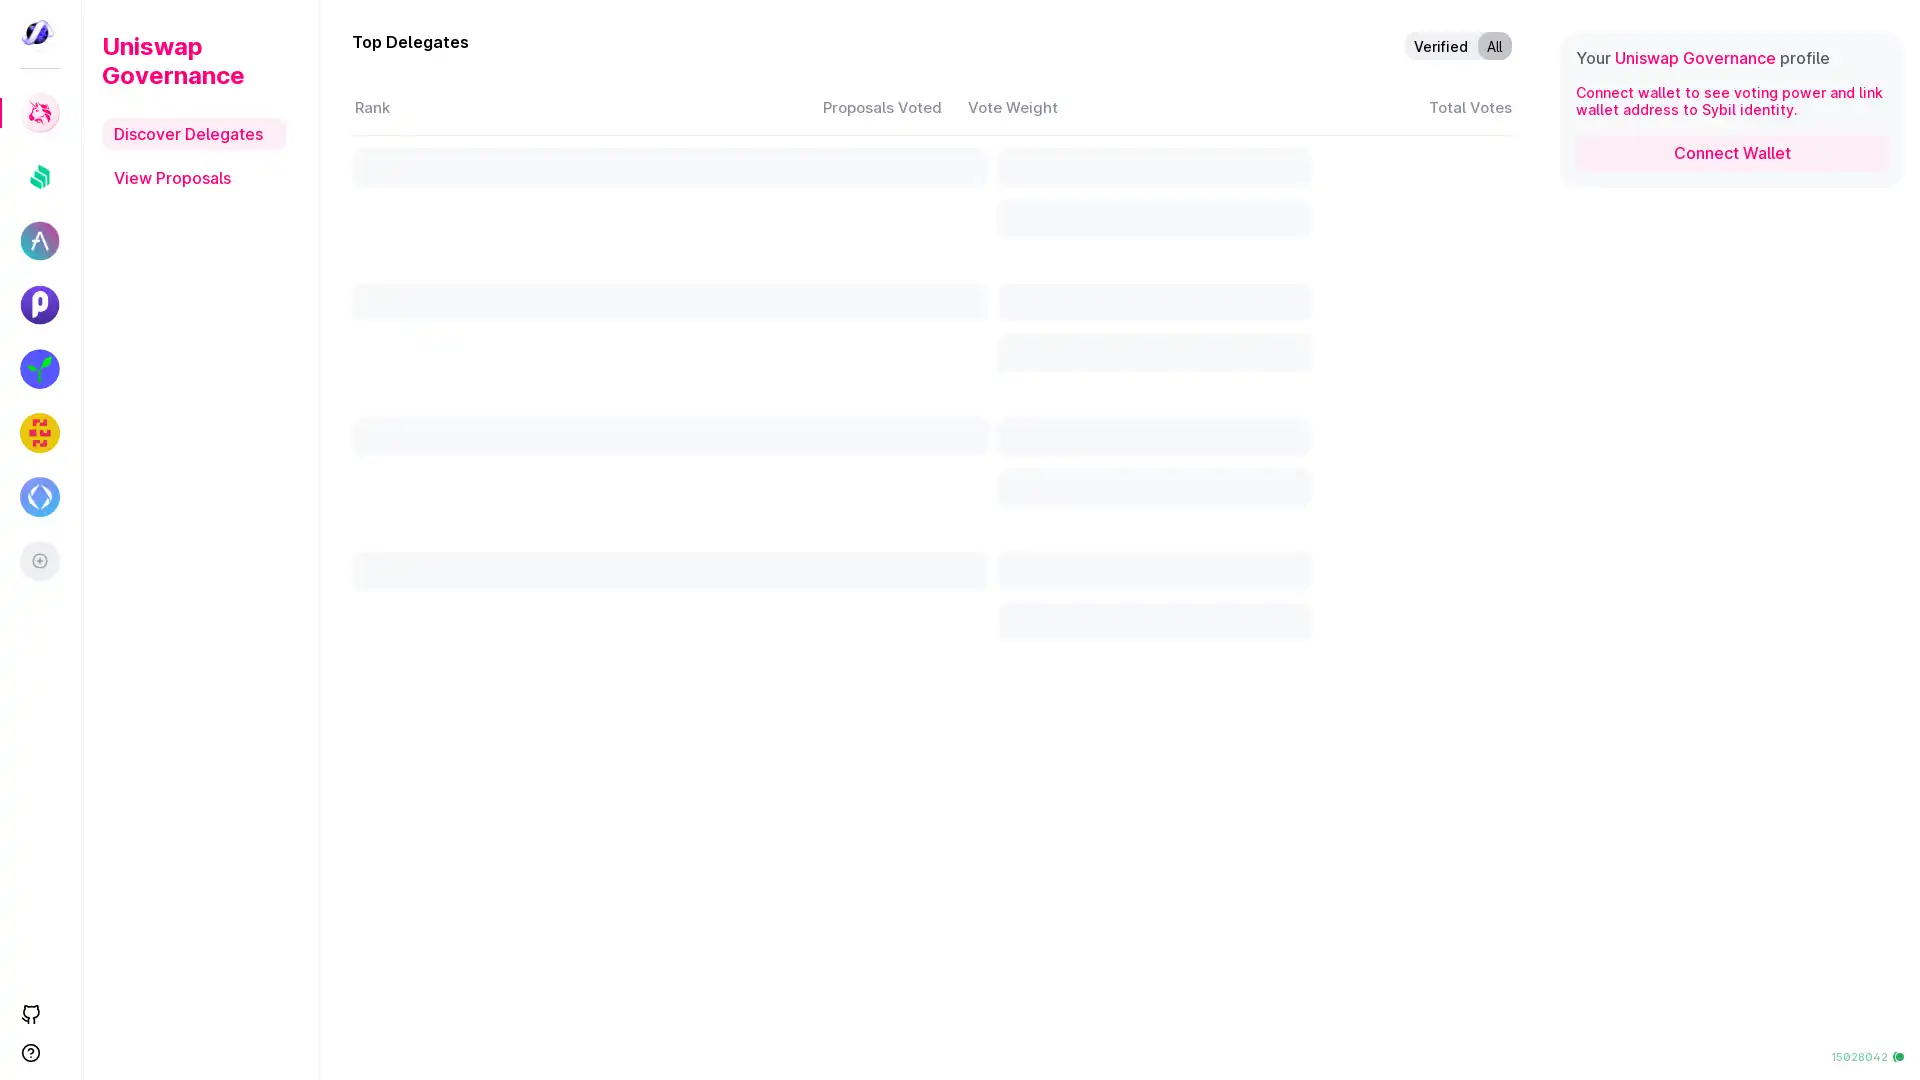  I want to click on Delegate, so click(1326, 174).